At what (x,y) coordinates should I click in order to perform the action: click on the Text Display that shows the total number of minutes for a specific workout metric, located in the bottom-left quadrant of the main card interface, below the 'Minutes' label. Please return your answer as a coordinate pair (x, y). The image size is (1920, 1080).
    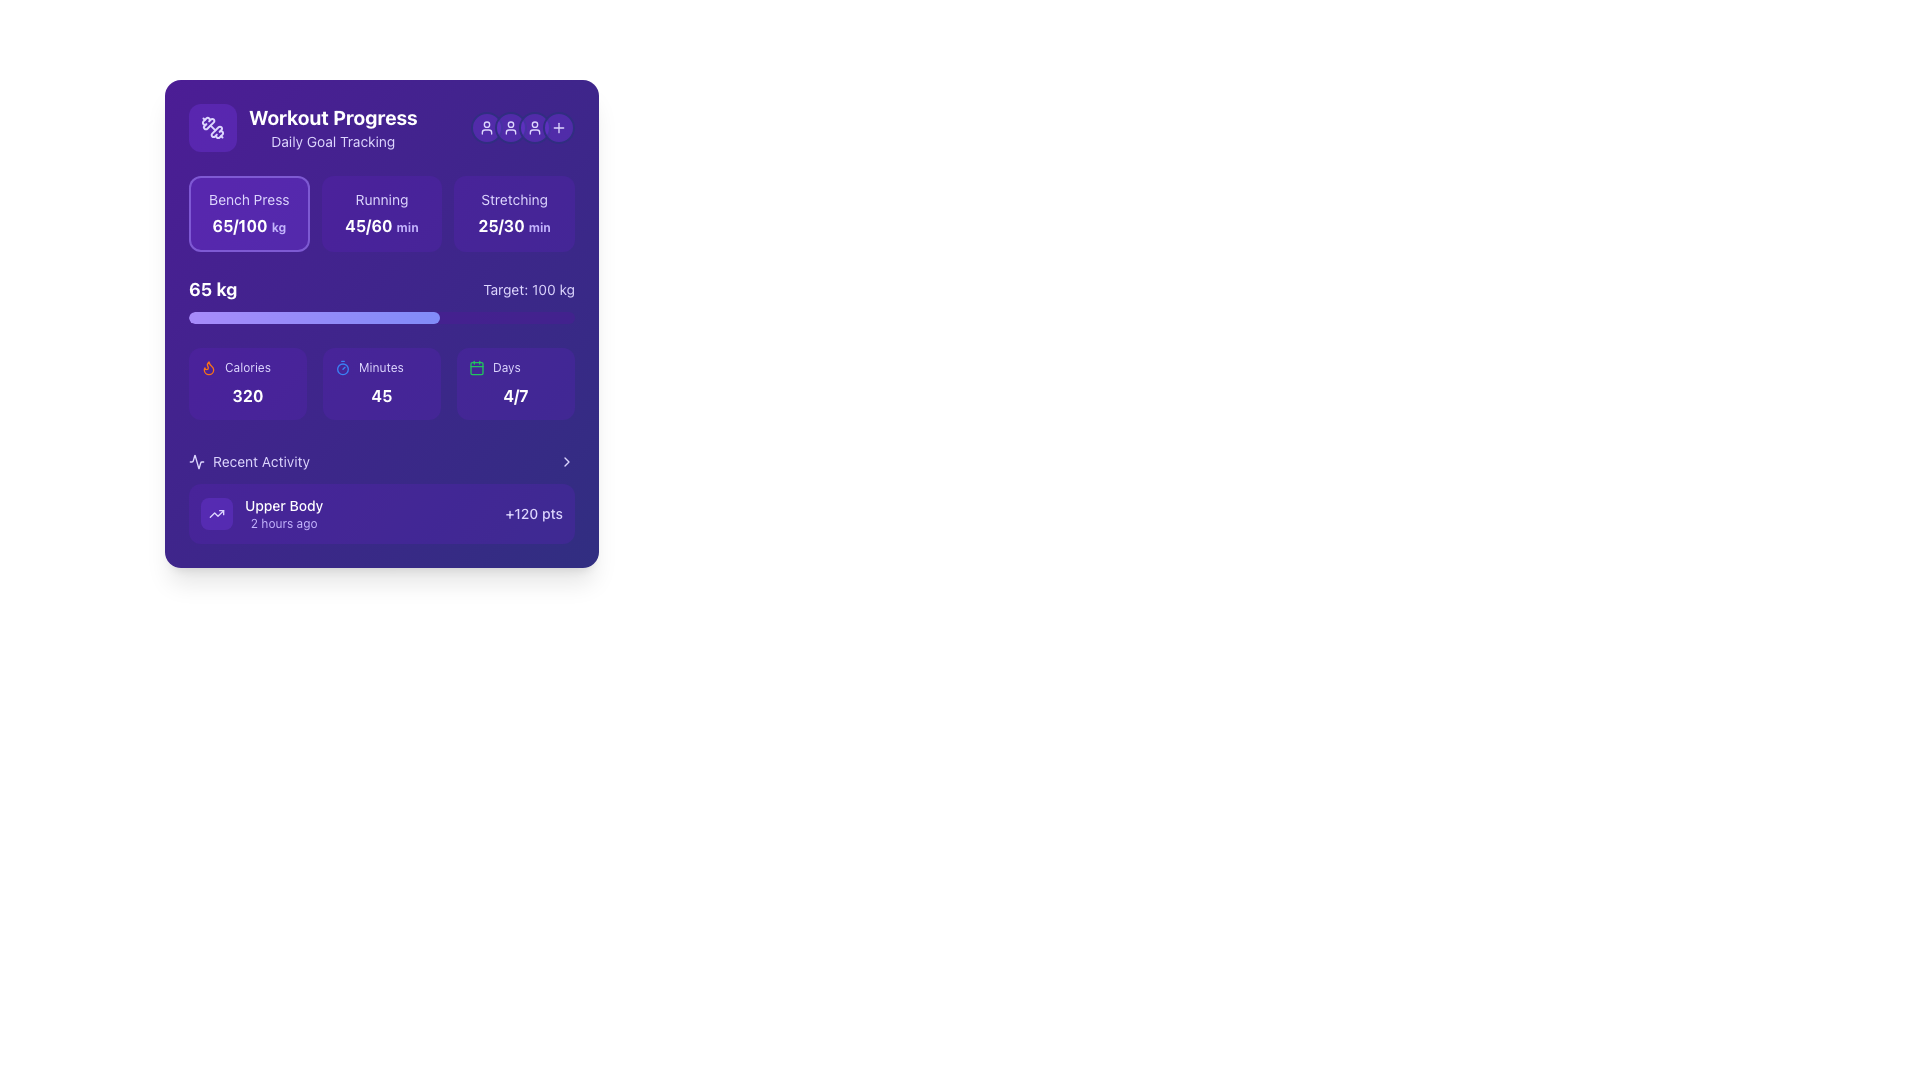
    Looking at the image, I should click on (382, 396).